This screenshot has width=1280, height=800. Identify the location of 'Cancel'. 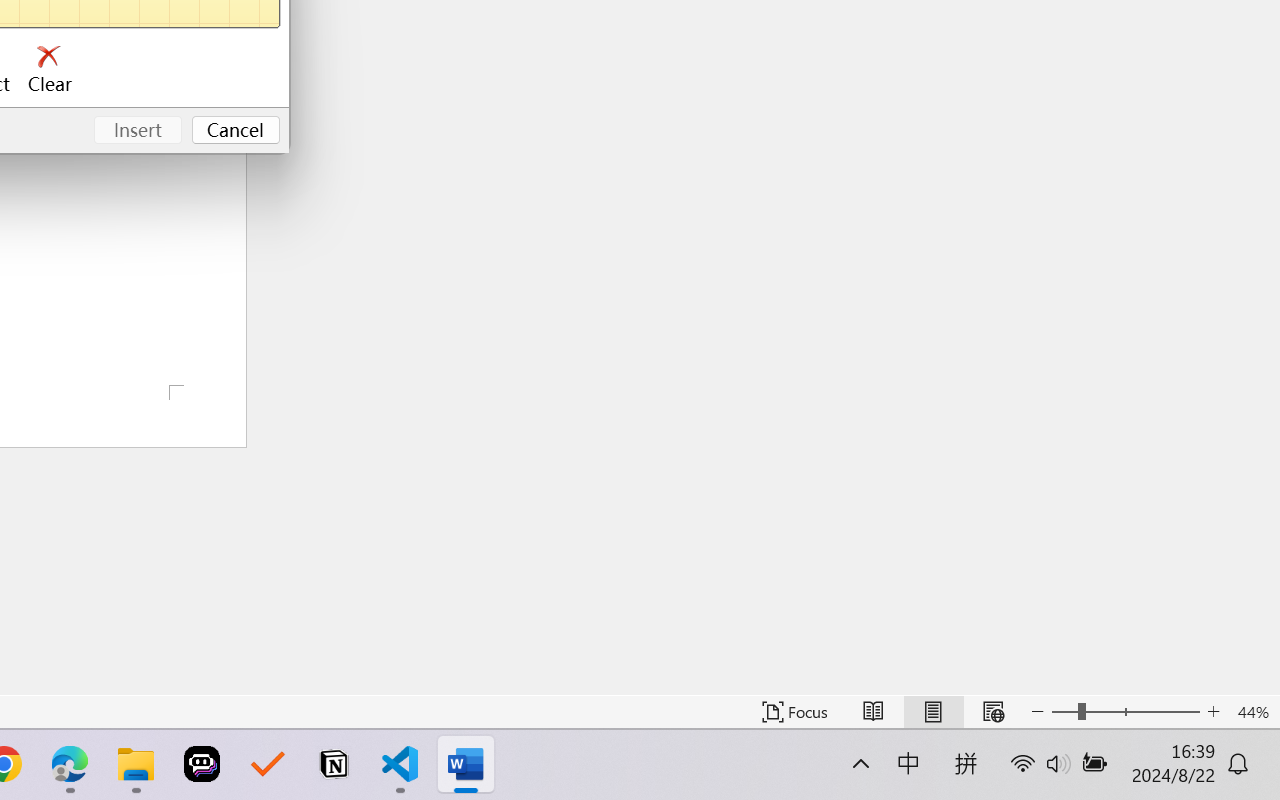
(236, 129).